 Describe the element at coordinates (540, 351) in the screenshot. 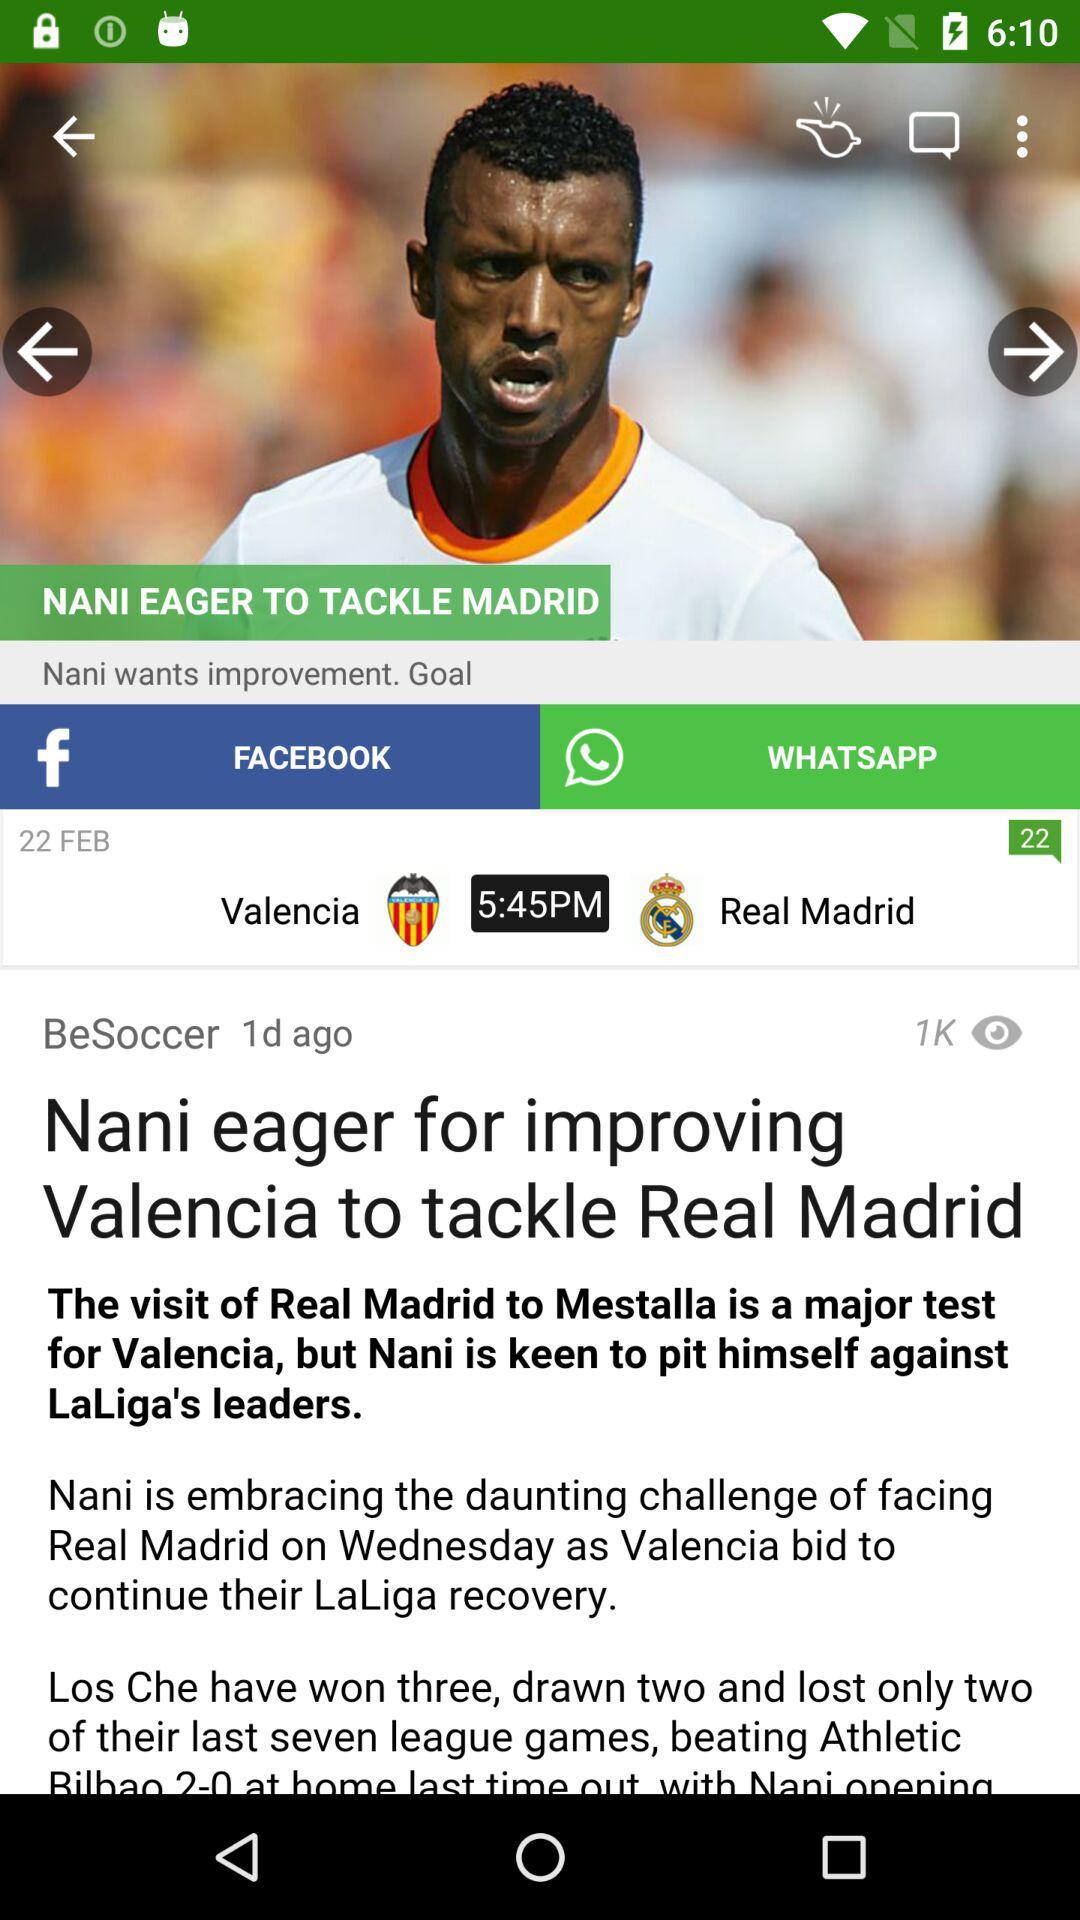

I see `image` at that location.